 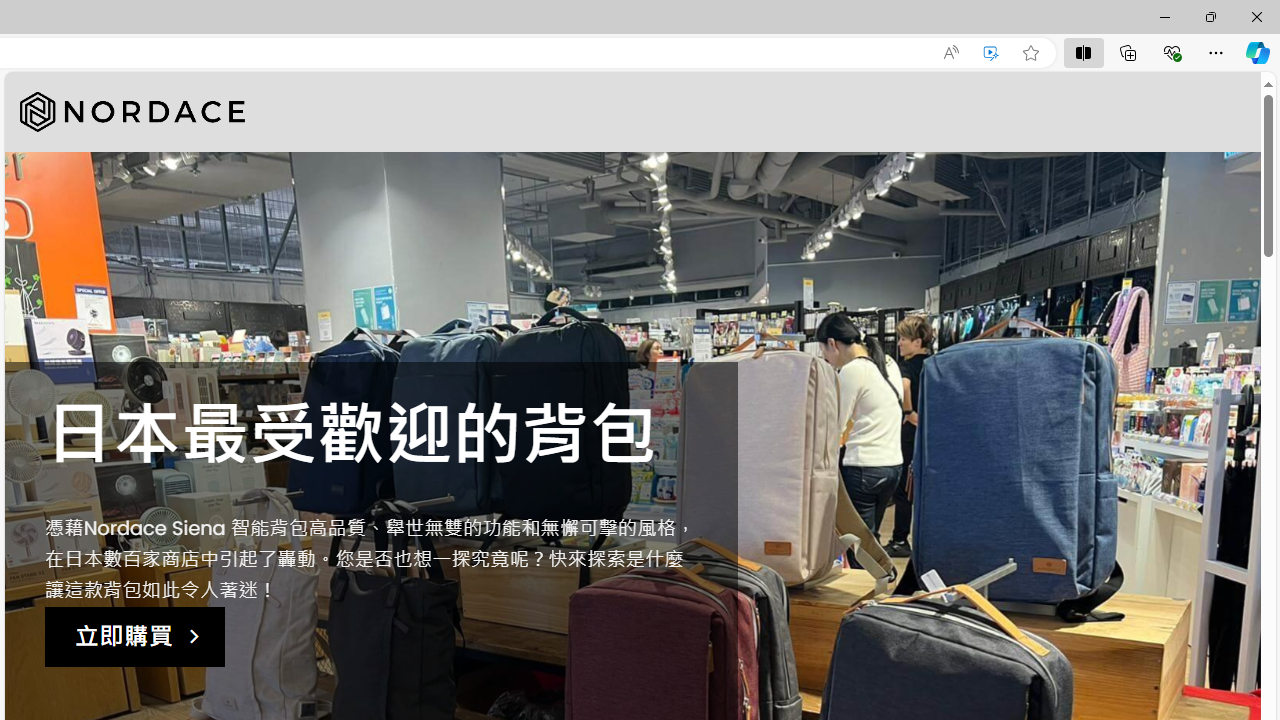 I want to click on 'Copilot (Ctrl+Shift+.)', so click(x=1257, y=51).